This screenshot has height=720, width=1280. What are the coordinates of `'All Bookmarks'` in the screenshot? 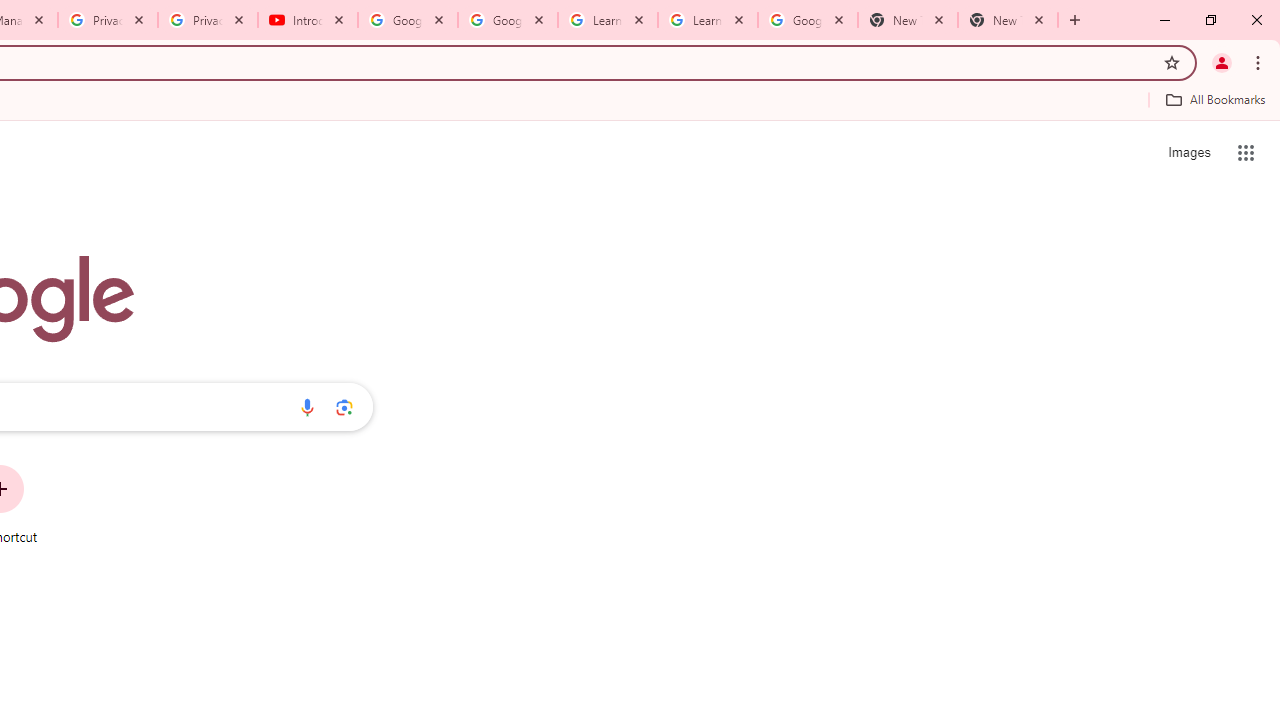 It's located at (1214, 99).